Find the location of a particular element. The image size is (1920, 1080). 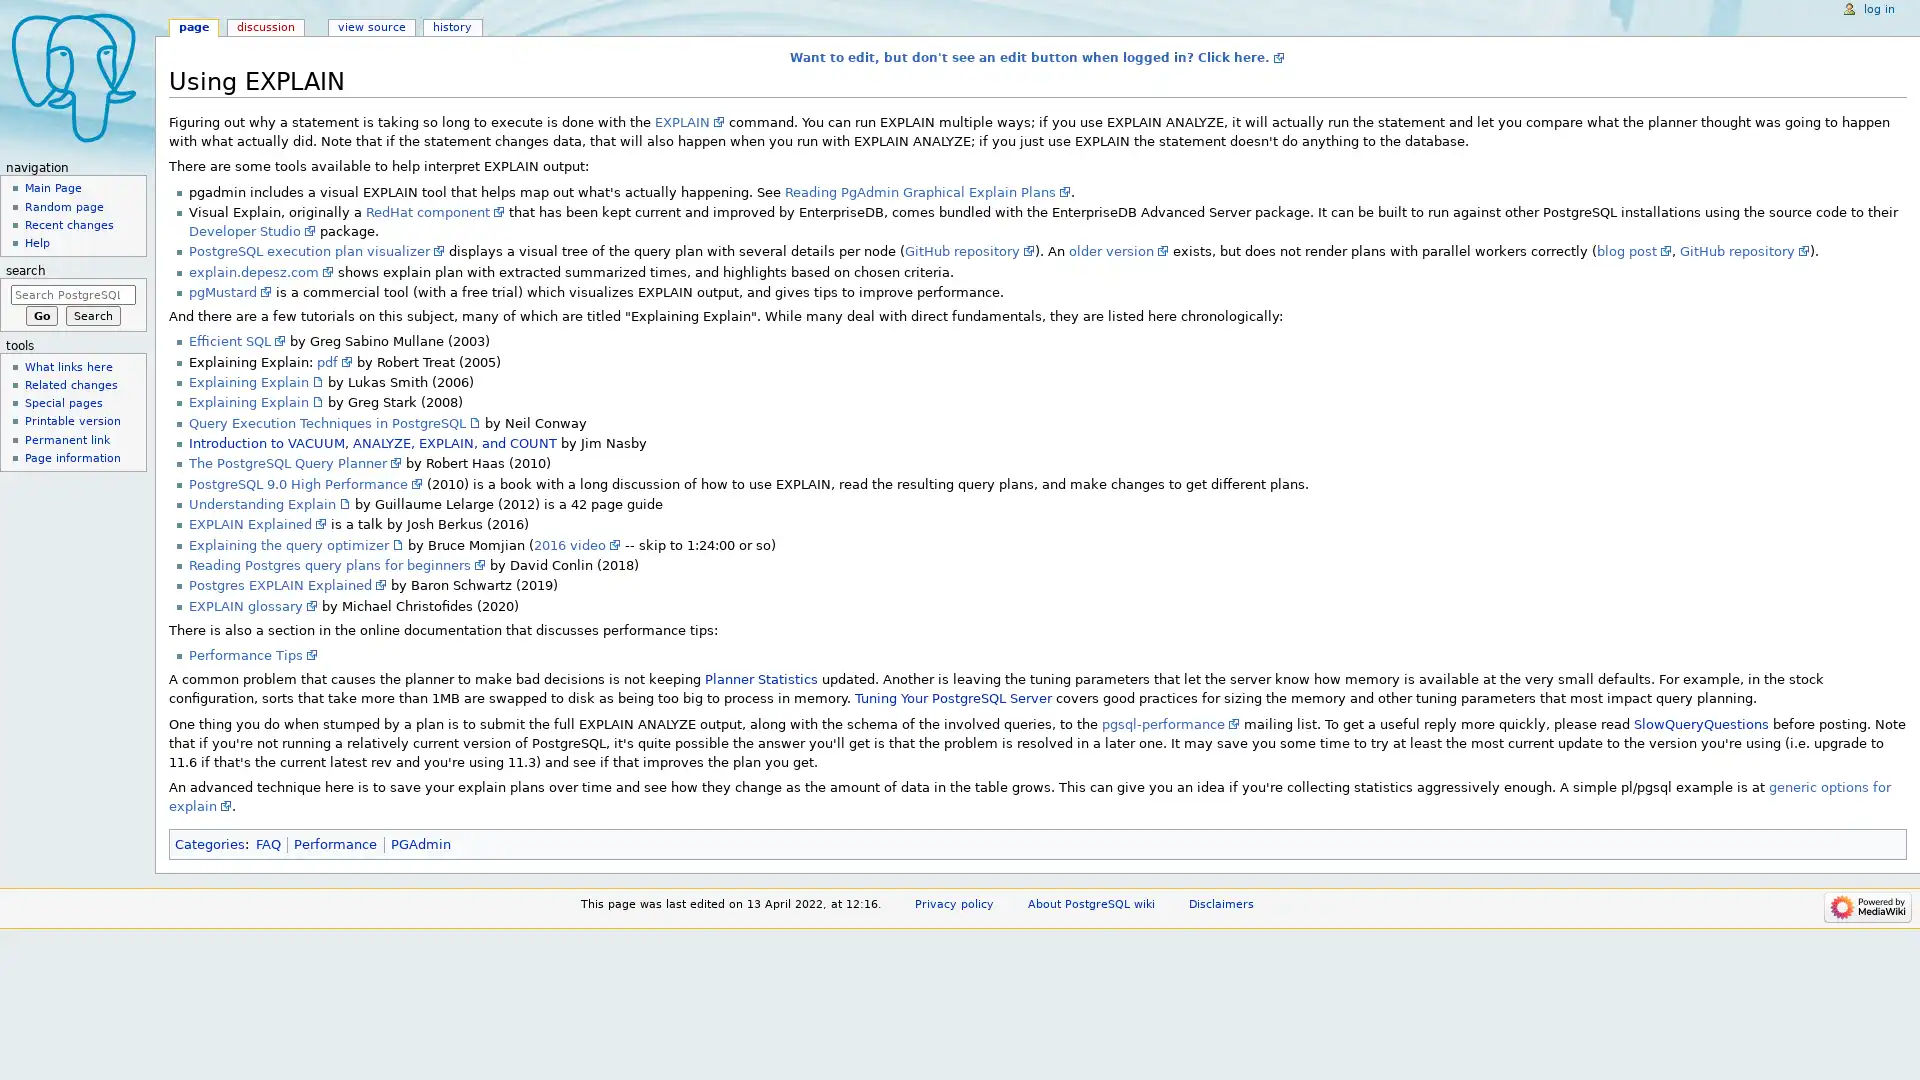

Go is located at coordinates (41, 315).